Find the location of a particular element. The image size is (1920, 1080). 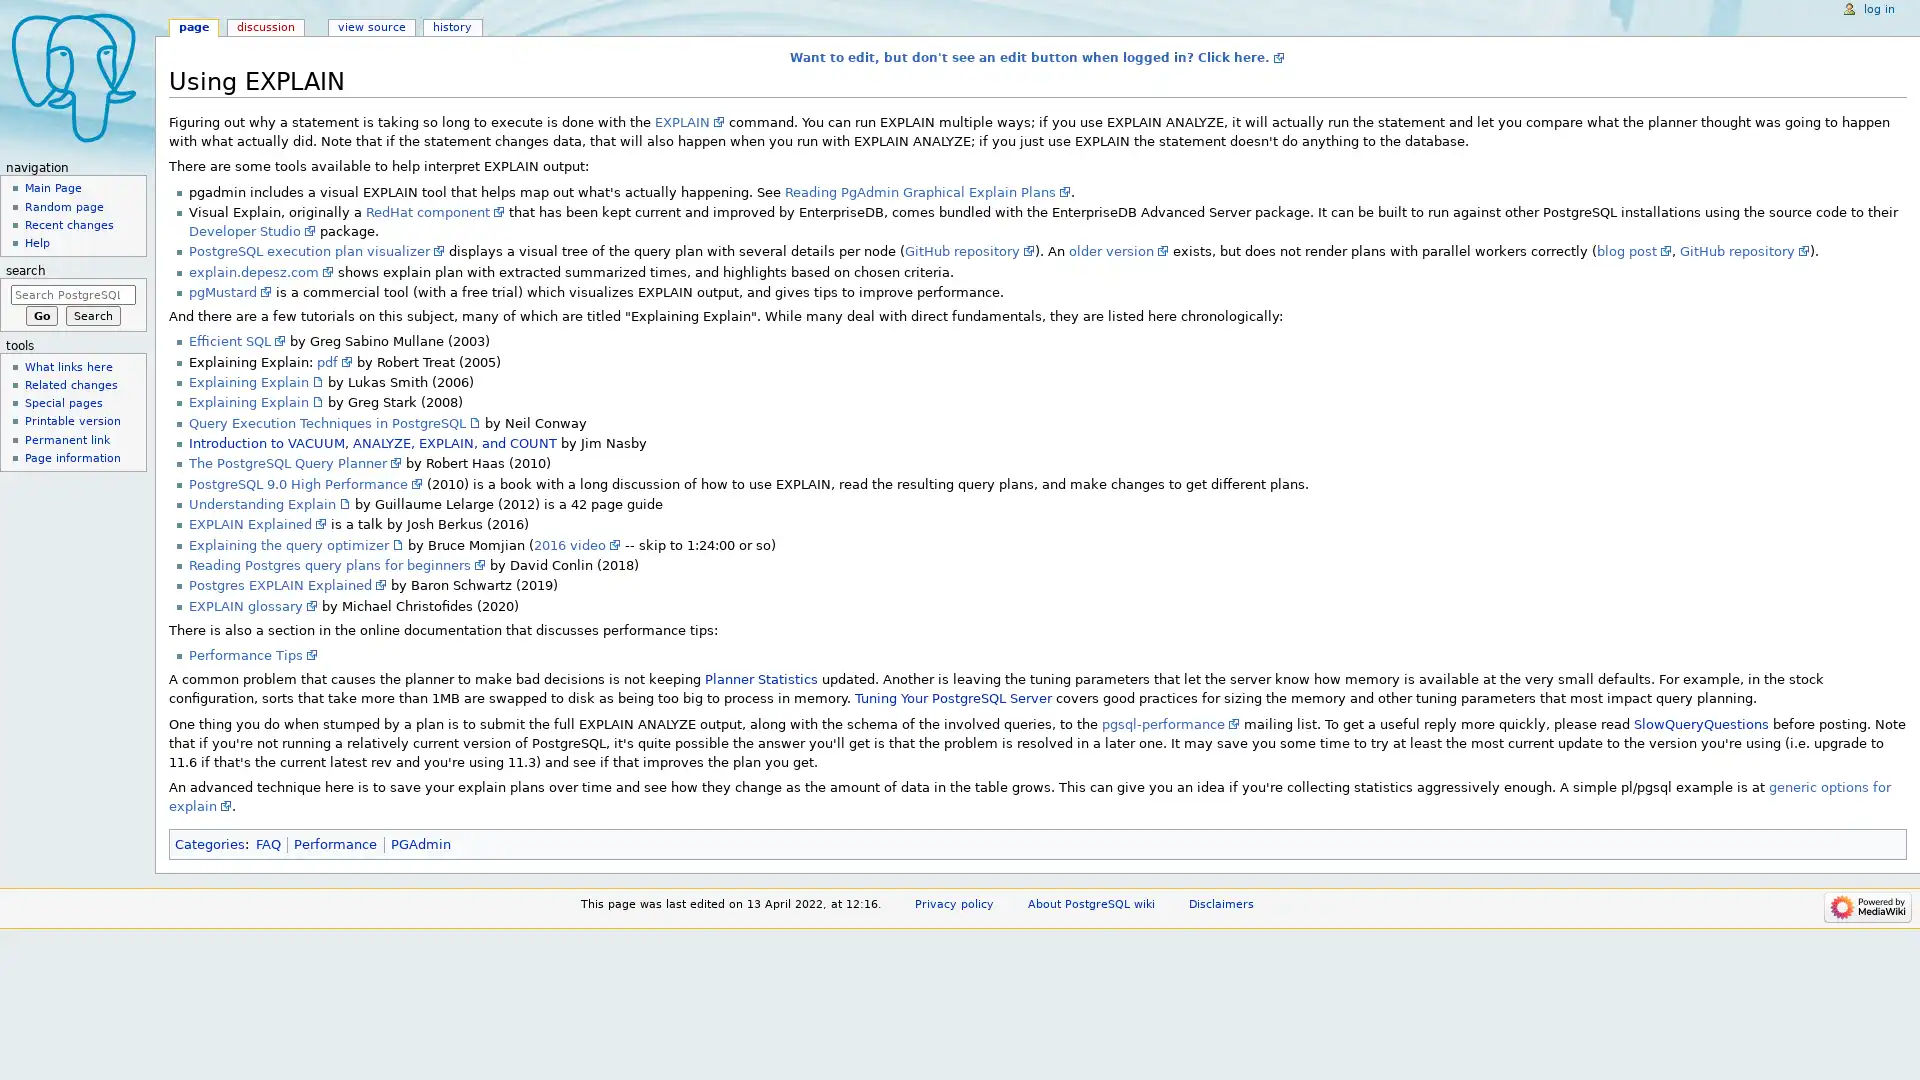

Go is located at coordinates (41, 315).